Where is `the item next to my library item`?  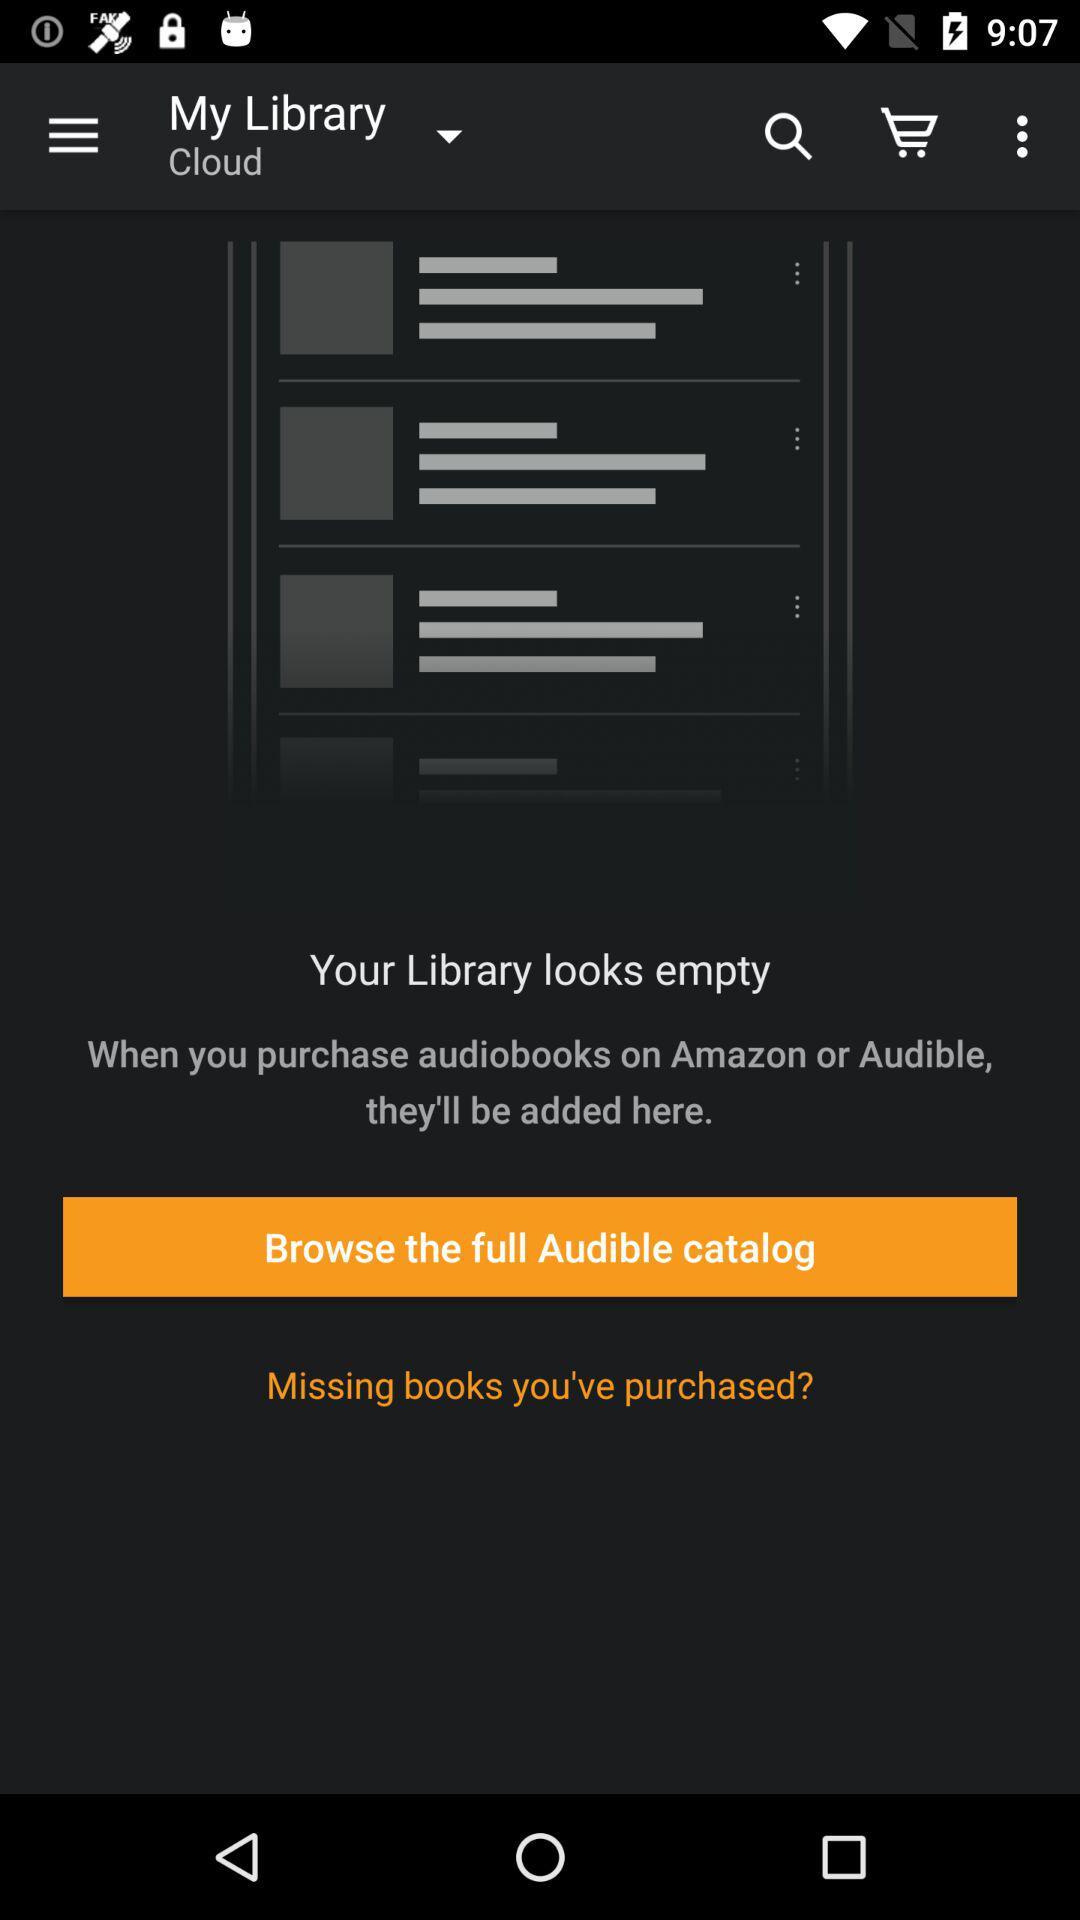
the item next to my library item is located at coordinates (72, 135).